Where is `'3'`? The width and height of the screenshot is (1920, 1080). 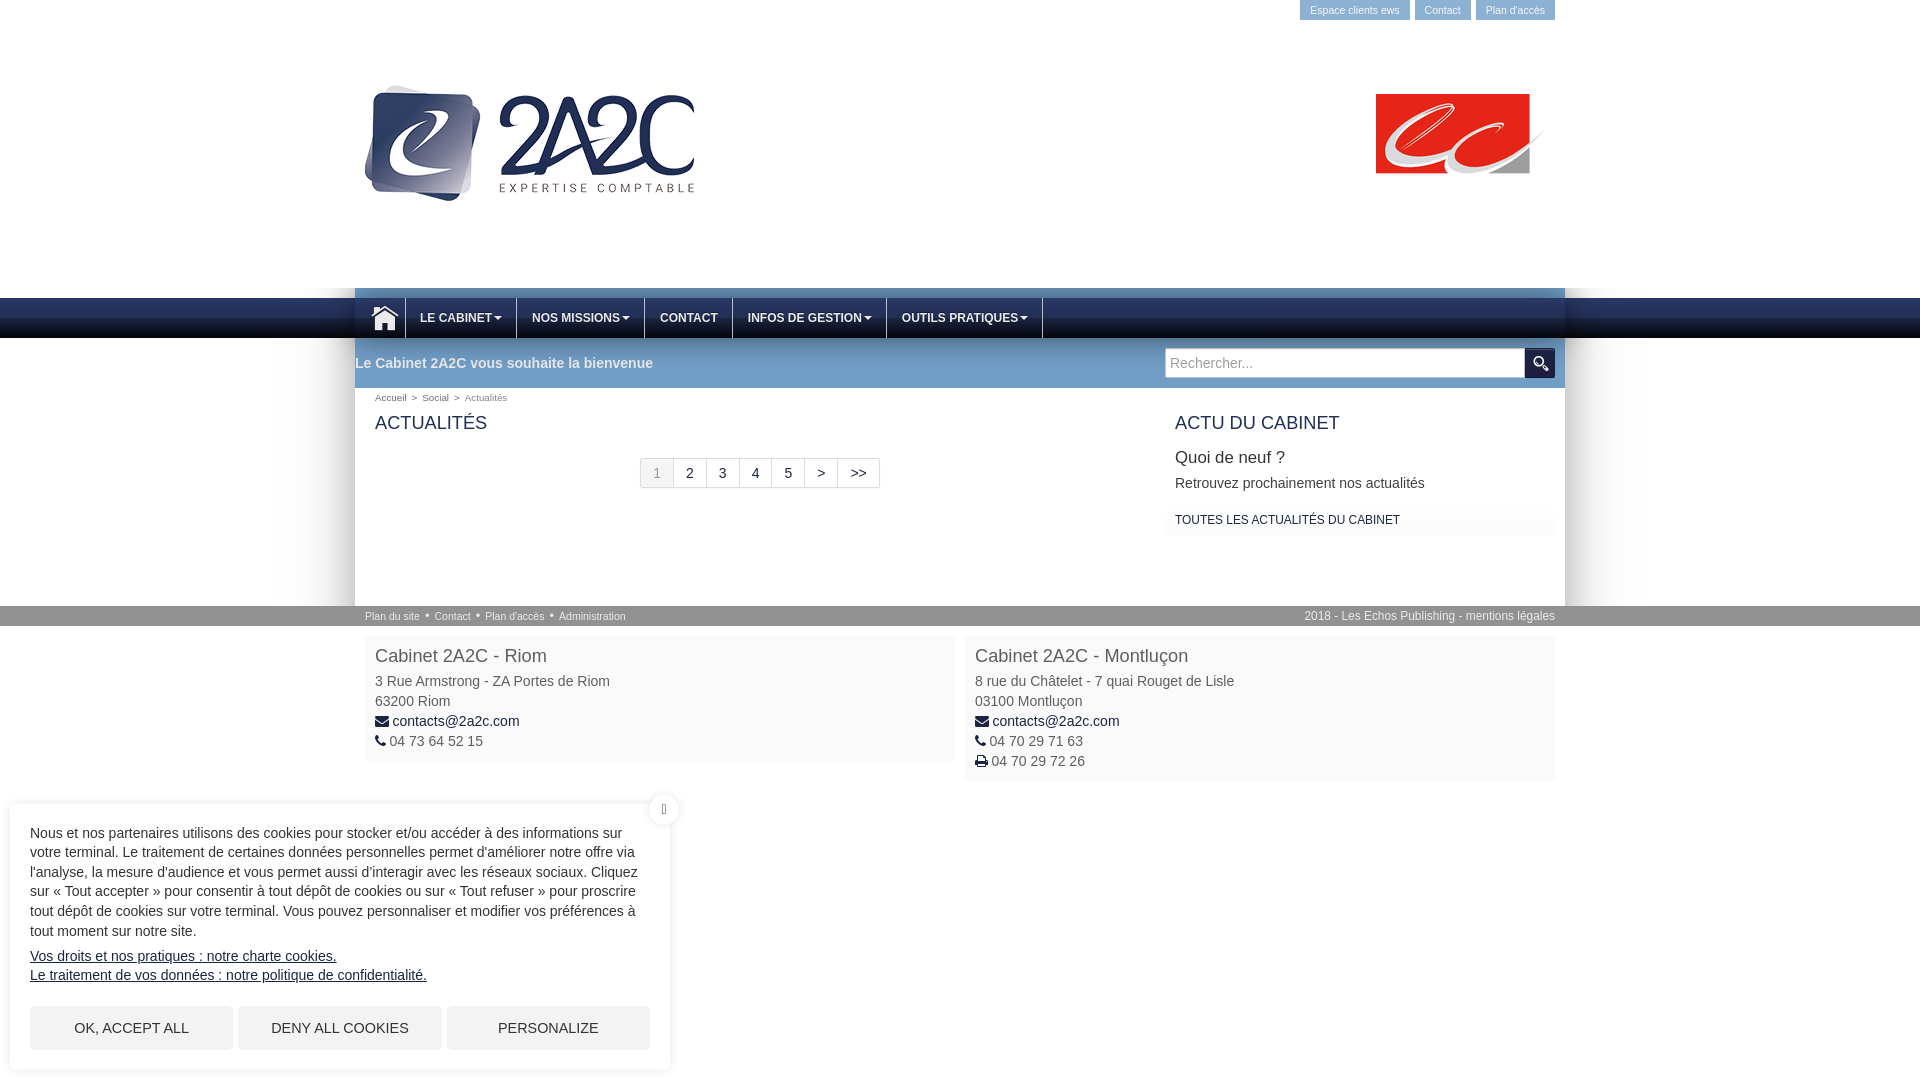
'3' is located at coordinates (722, 473).